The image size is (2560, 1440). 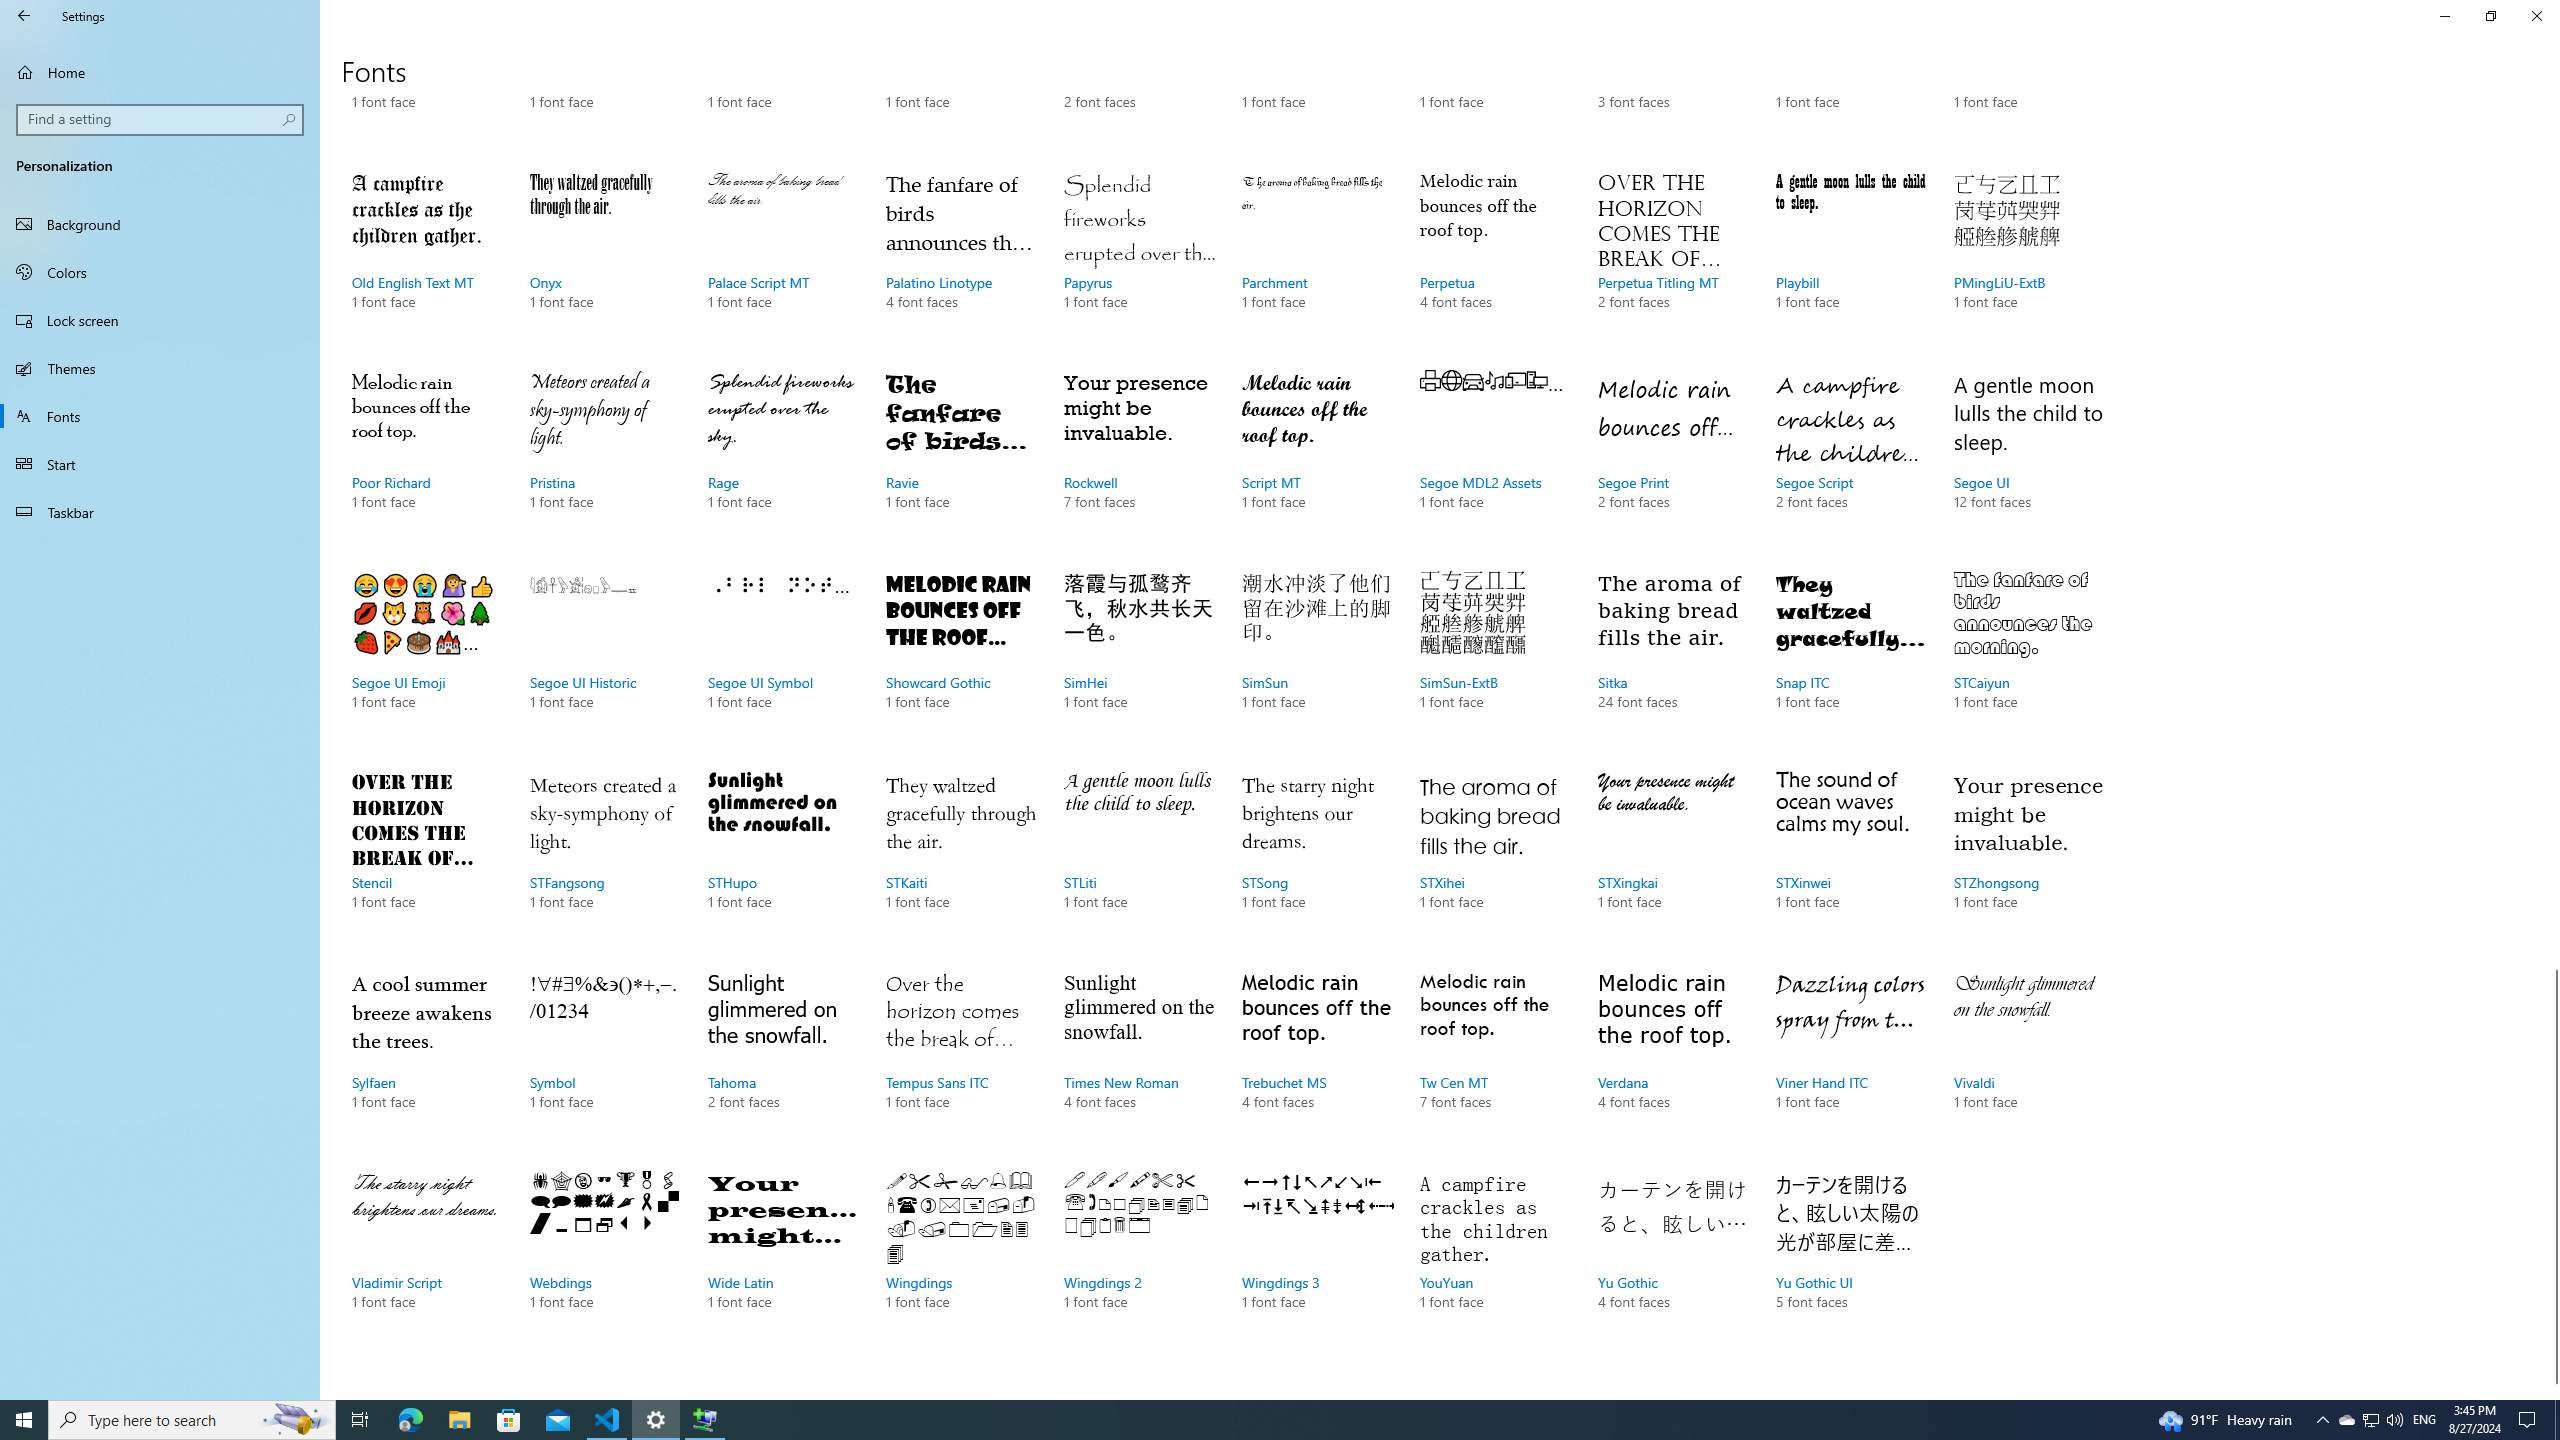 What do you see at coordinates (782, 1060) in the screenshot?
I see `'Tahoma, 2 font faces'` at bounding box center [782, 1060].